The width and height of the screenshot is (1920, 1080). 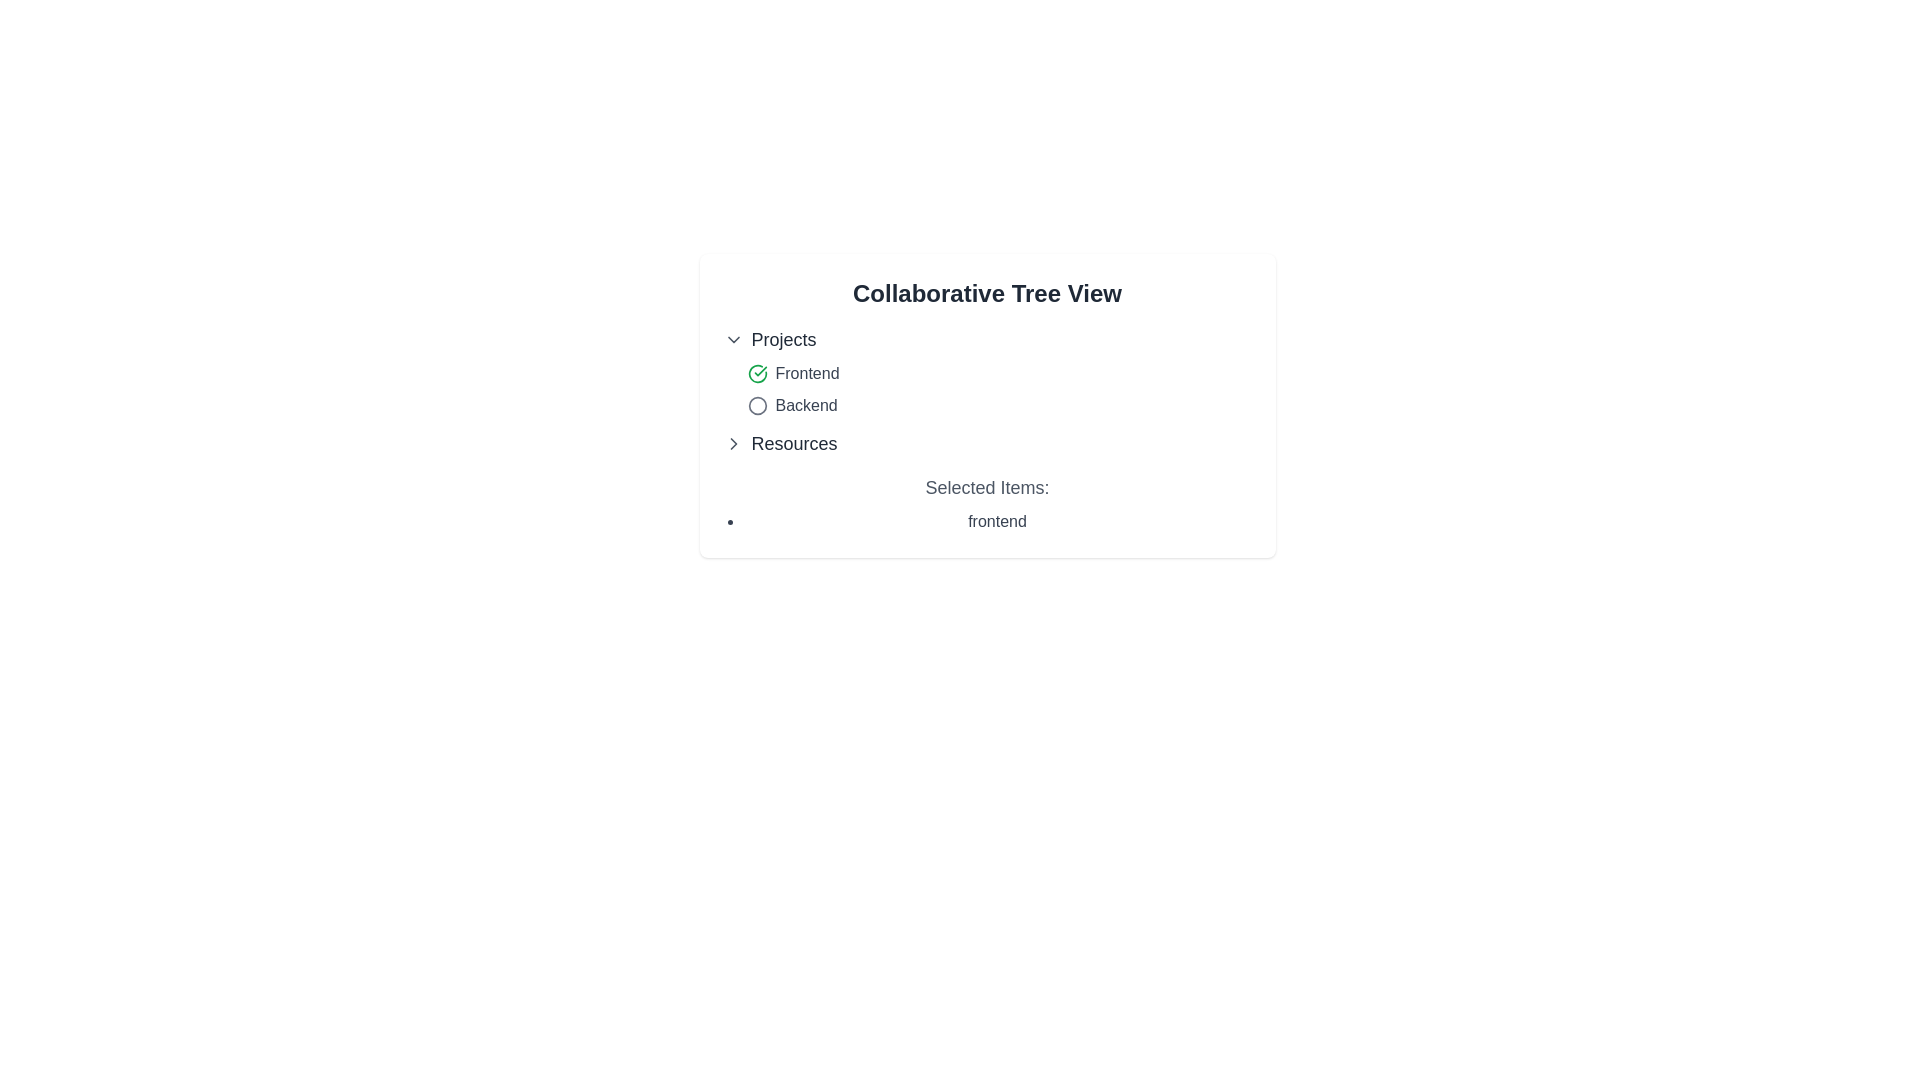 I want to click on the right-pointing chevron arrow icon next to the 'Resources' label in the sidebar tree view, indicating that the entry can be expanded, so click(x=732, y=442).